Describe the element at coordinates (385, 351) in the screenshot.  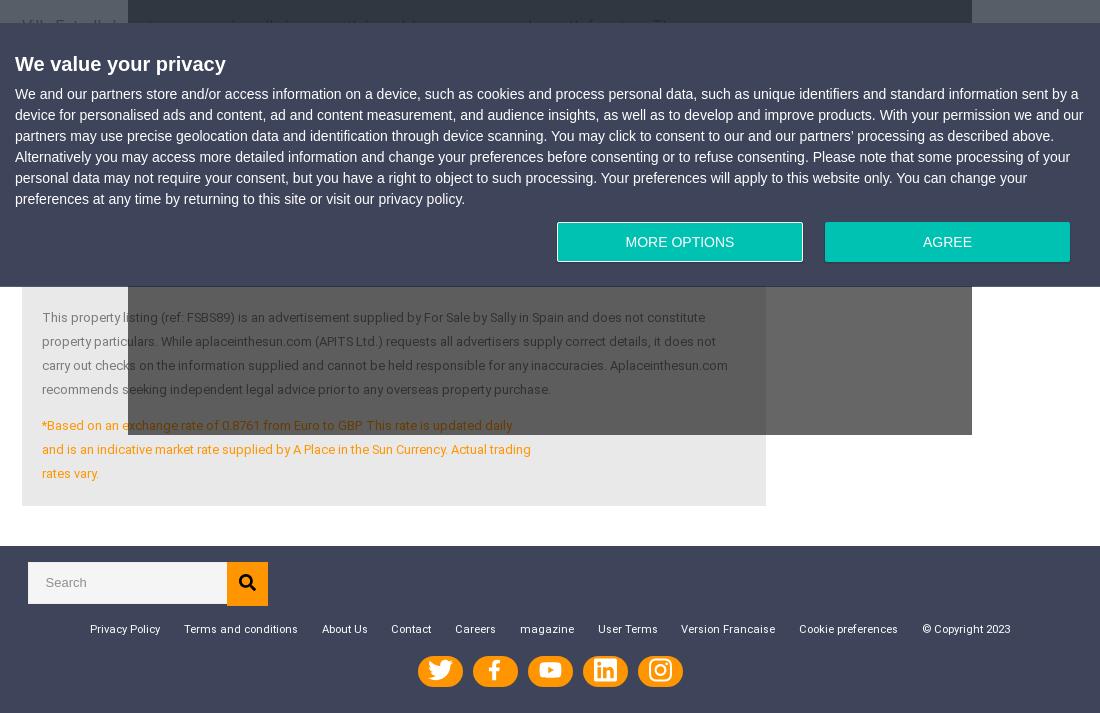
I see `'This property listing (ref: FSBS89) is an advertisement supplied by For Sale by Sally in Spain and does not constitute property particulars. While aplaceinthesun.com (APITS Ltd.) requests all advertisers supply correct details, it does not carry out checks on the information supplied and cannot be held responsible for any inaccuracies. Aplaceinthesun.com recommends seeking independent legal advice prior to any overseas property purchase.'` at that location.